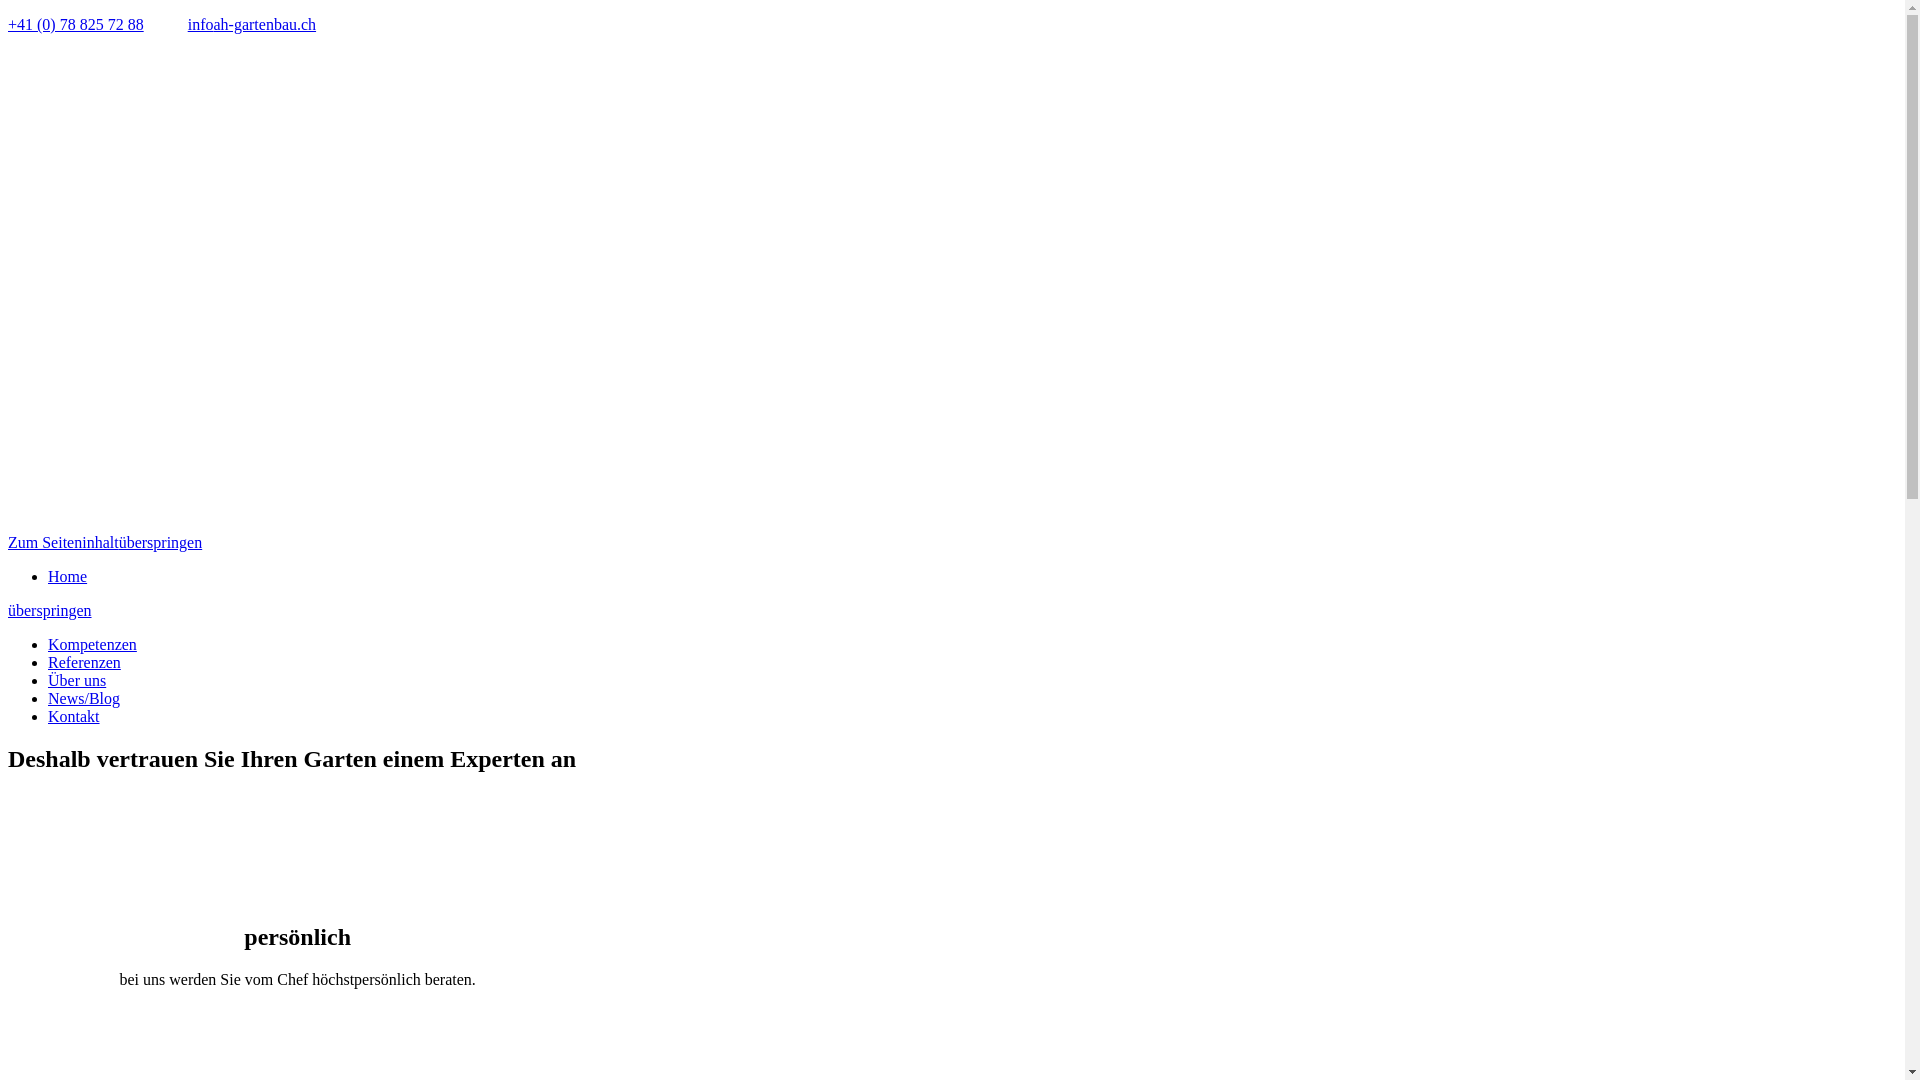  I want to click on '+41 (0) 78 825 72 88', so click(76, 24).